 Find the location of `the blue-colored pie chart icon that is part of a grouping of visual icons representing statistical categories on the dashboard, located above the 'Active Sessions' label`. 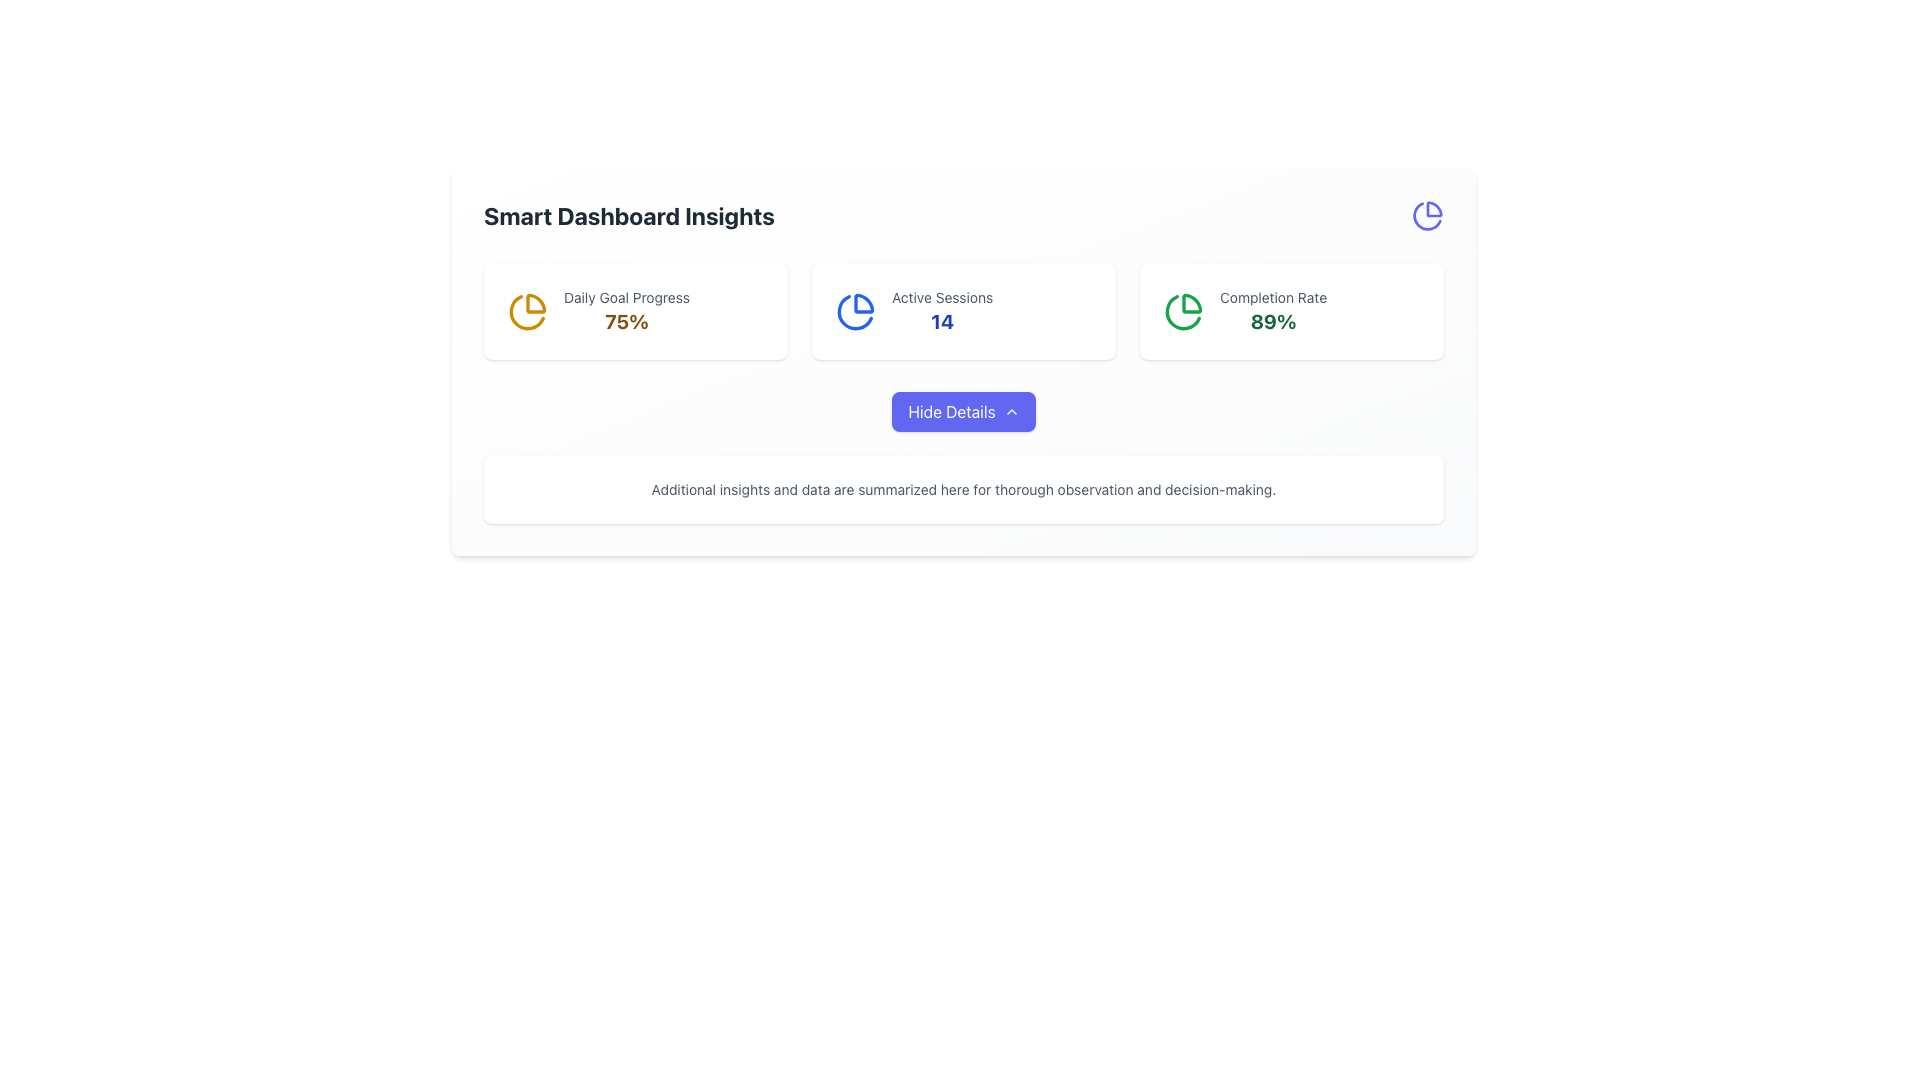

the blue-colored pie chart icon that is part of a grouping of visual icons representing statistical categories on the dashboard, located above the 'Active Sessions' label is located at coordinates (855, 312).